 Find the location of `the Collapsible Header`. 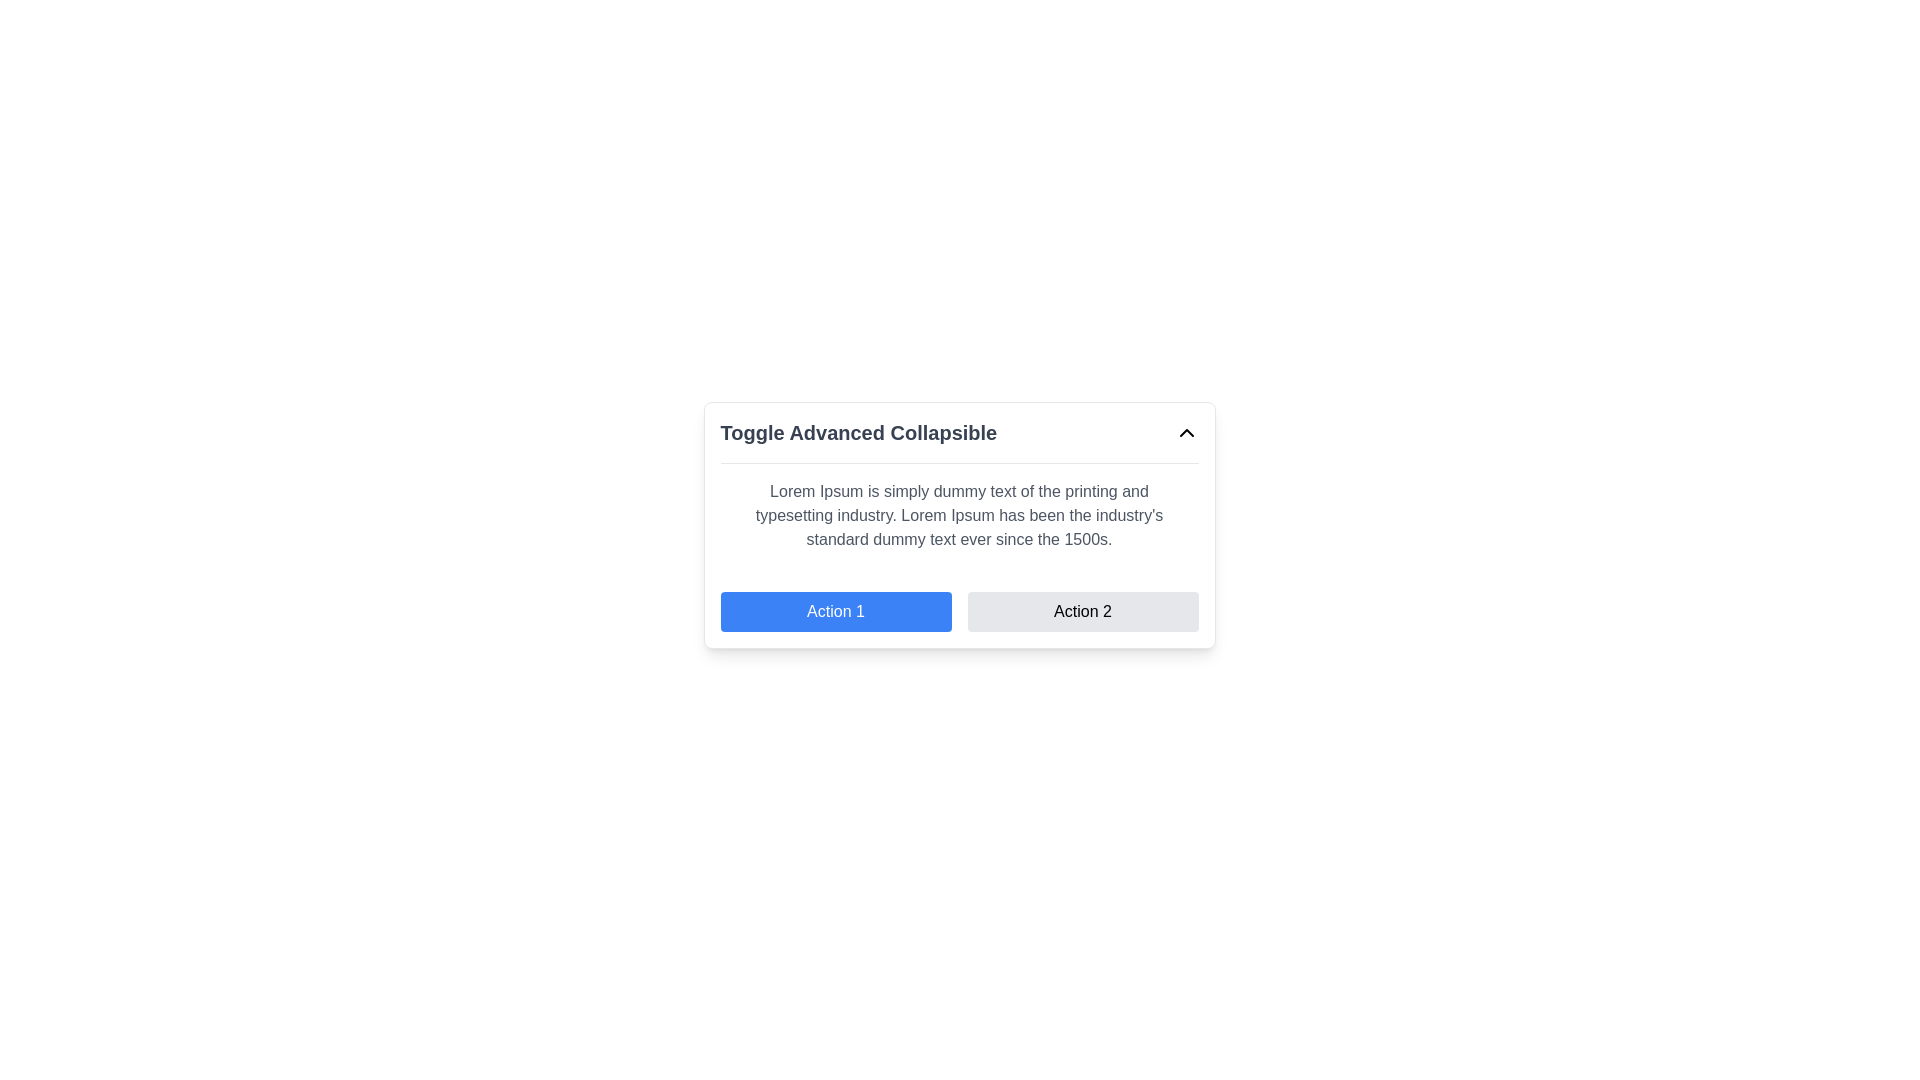

the Collapsible Header is located at coordinates (958, 431).